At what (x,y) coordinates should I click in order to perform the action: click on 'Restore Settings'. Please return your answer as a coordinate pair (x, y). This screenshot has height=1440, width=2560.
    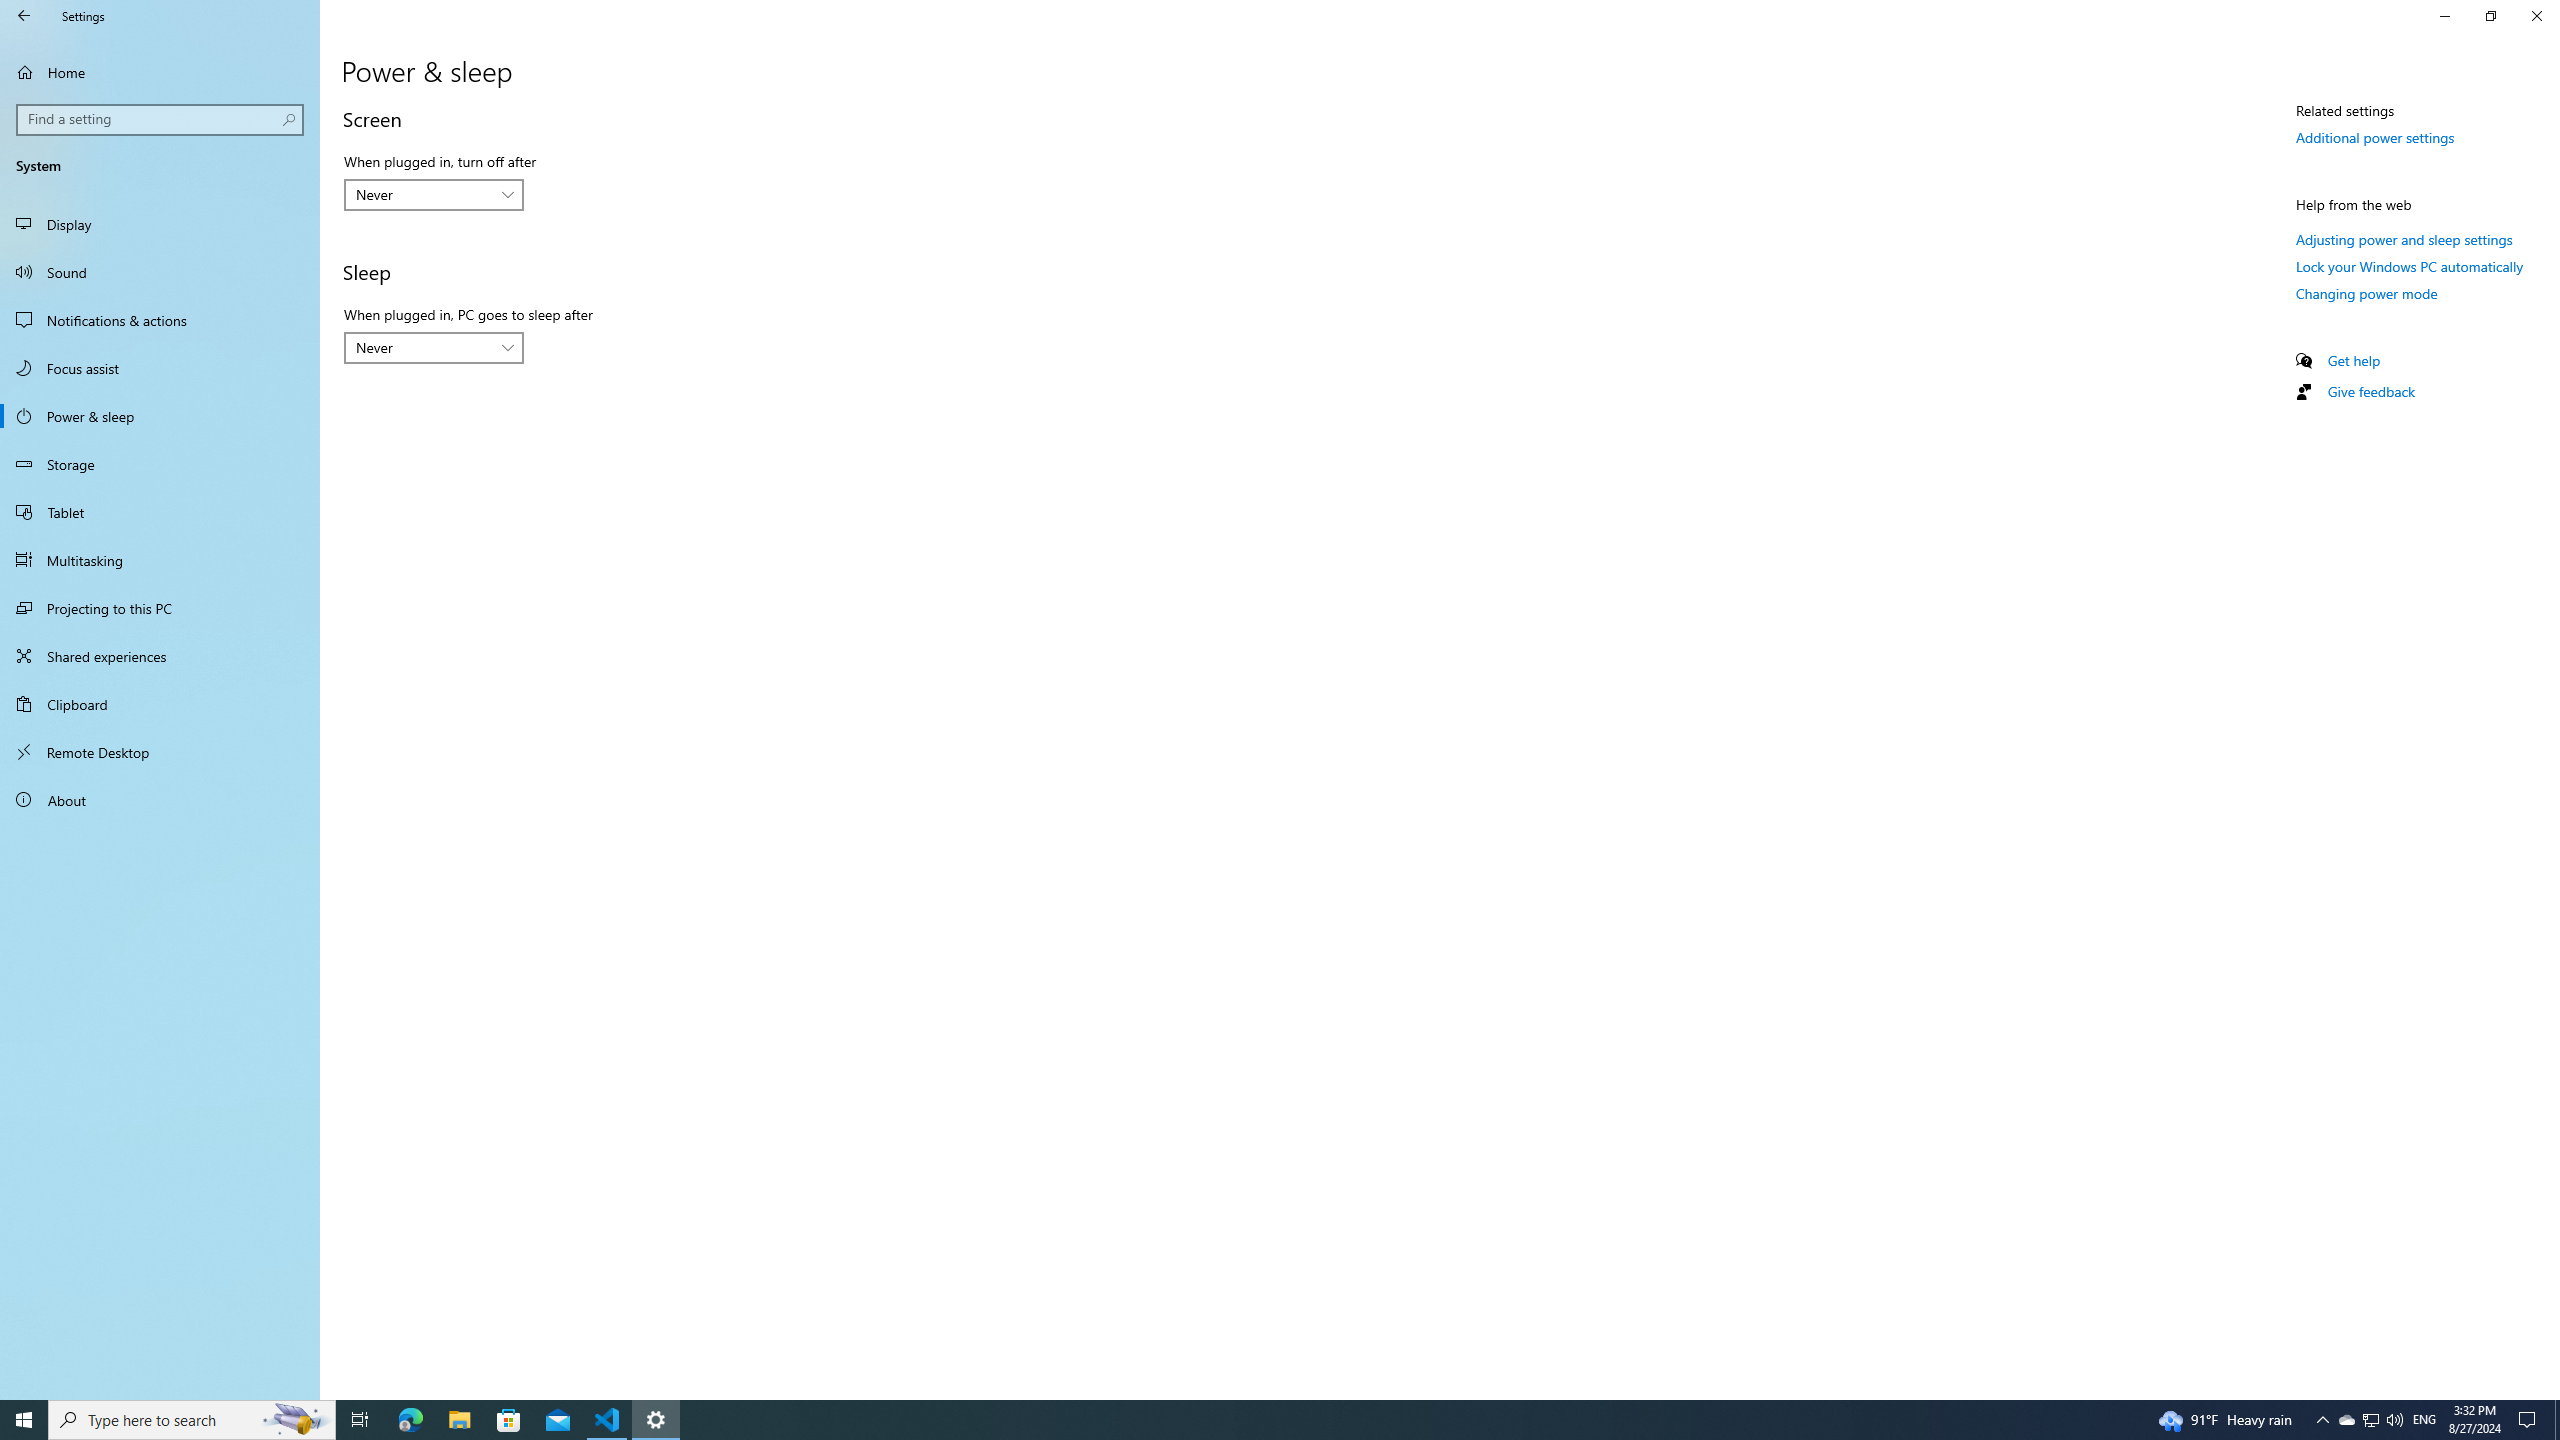
    Looking at the image, I should click on (2490, 15).